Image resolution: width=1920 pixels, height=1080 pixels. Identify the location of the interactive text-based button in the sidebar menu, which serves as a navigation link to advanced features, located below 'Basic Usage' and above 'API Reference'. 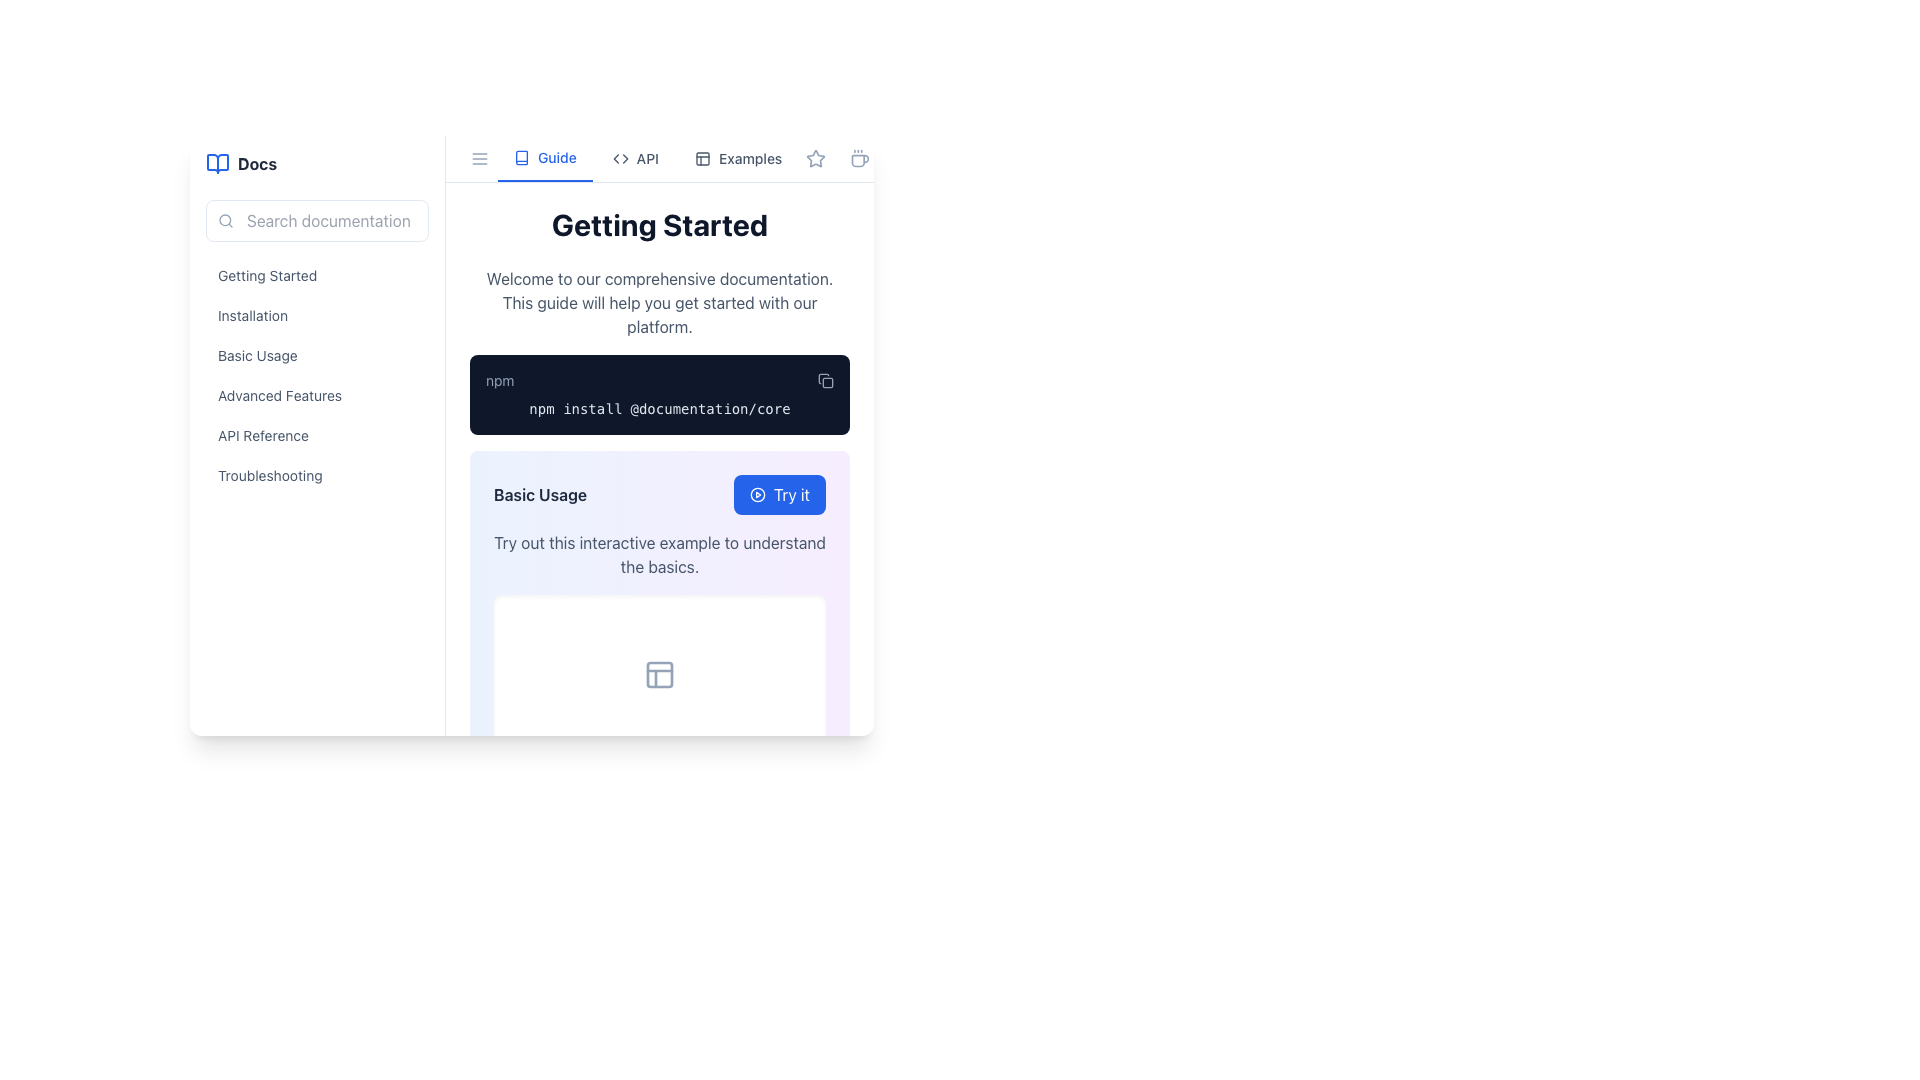
(316, 396).